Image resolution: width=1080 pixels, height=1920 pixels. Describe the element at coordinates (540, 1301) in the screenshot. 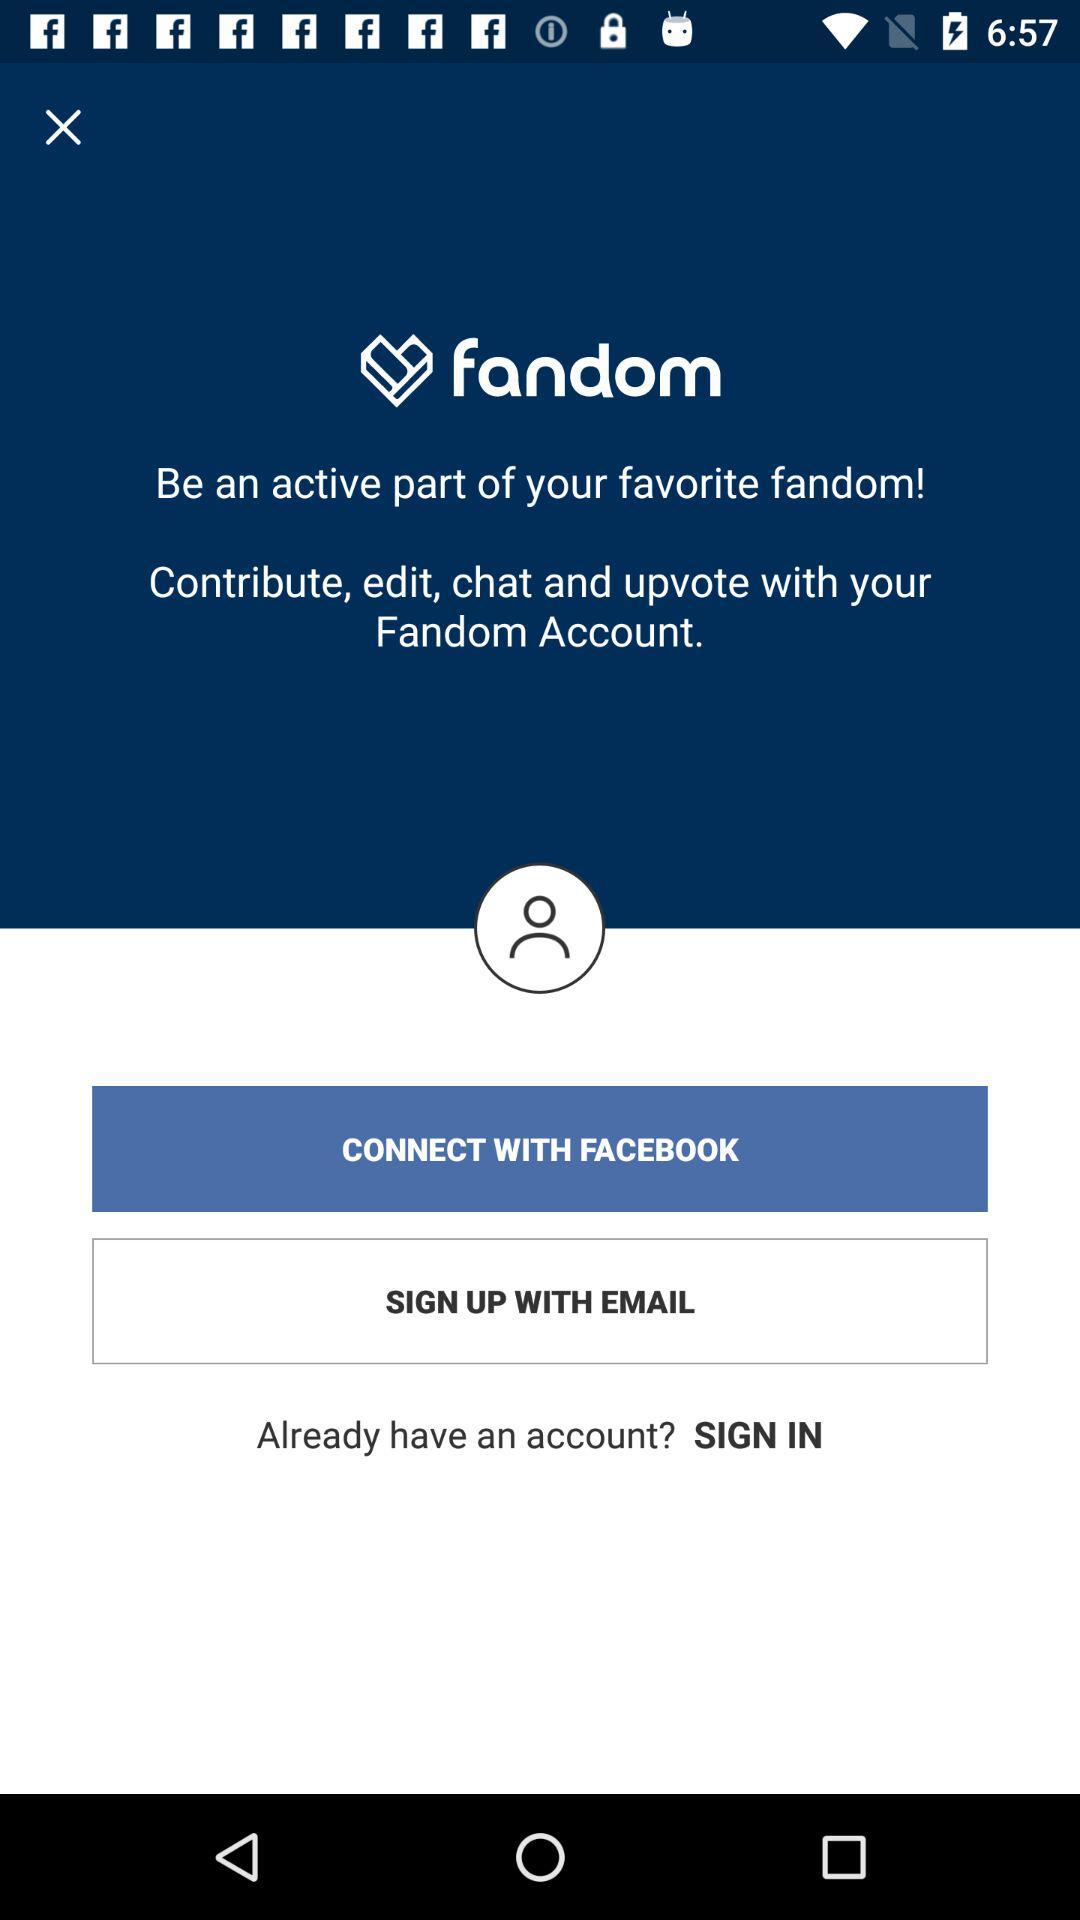

I see `sign up with item` at that location.